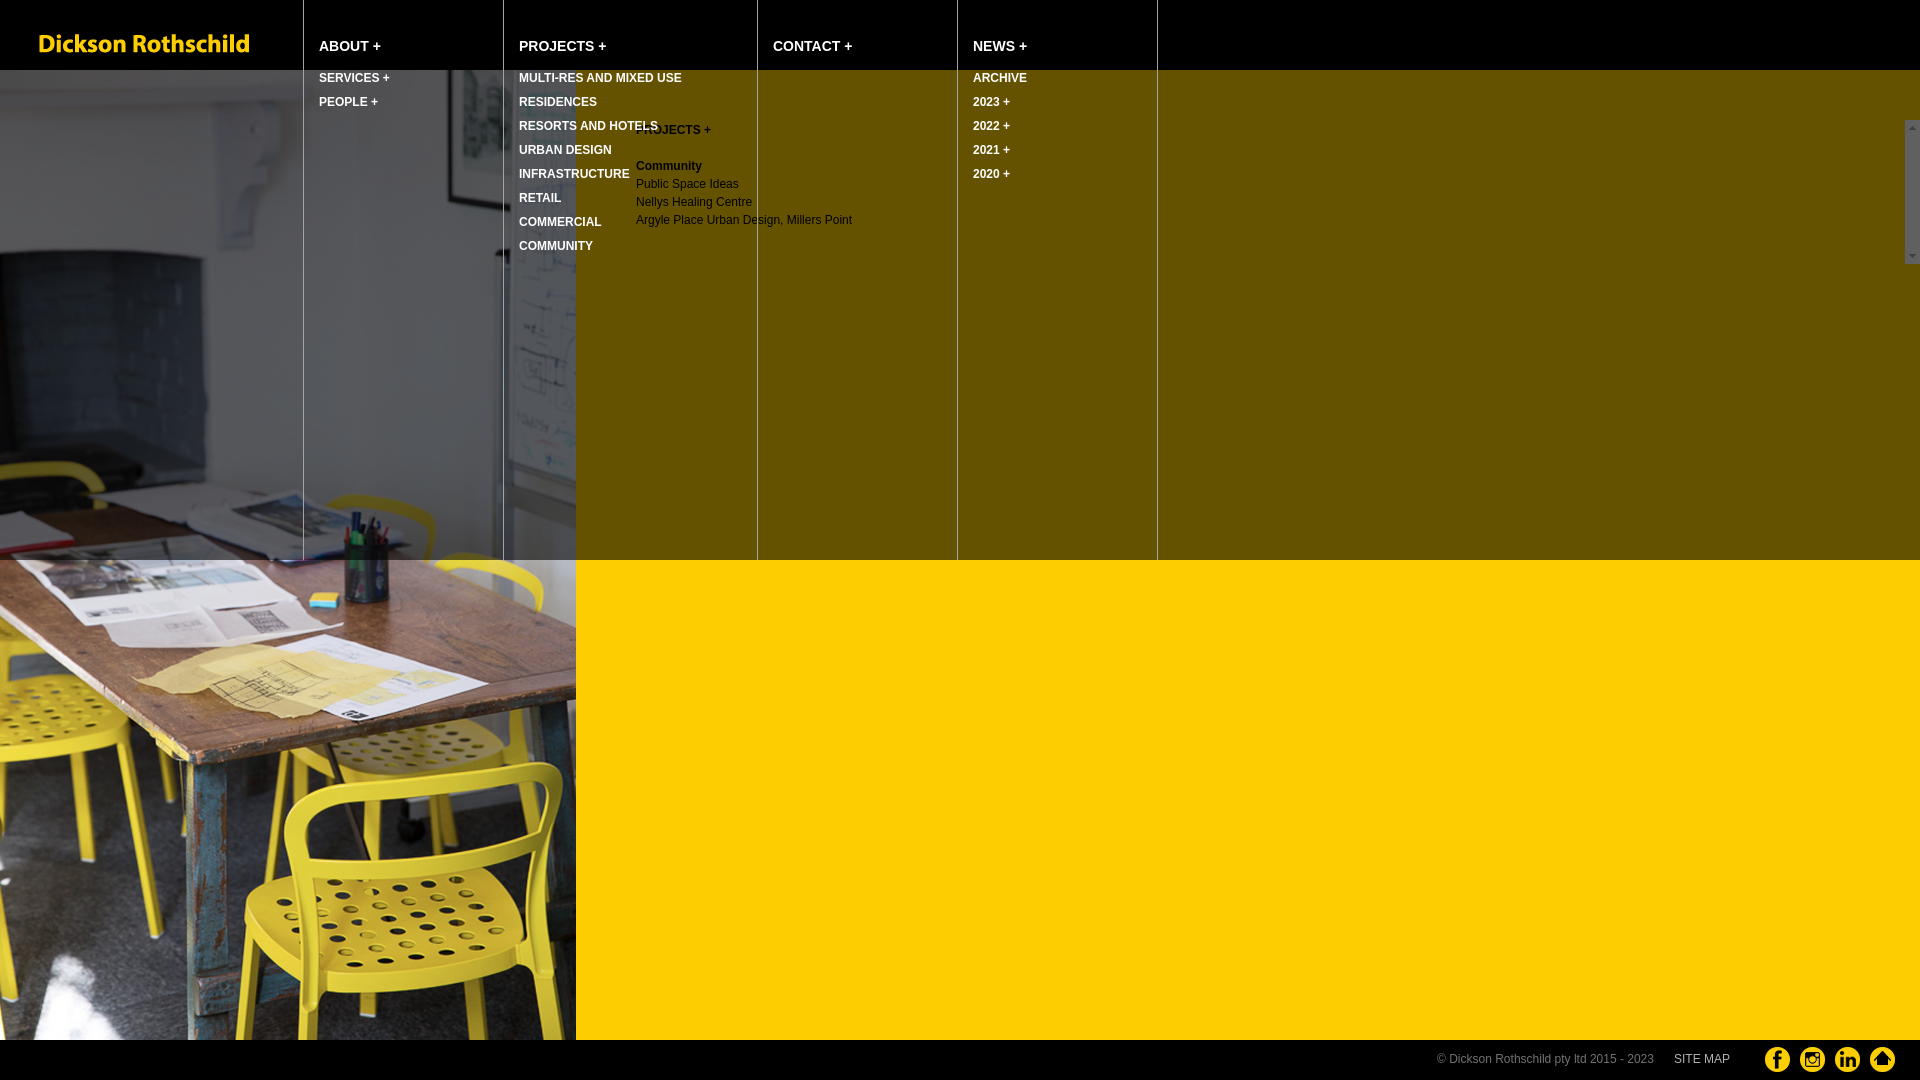 The image size is (1920, 1080). I want to click on 'MULTI-RES AND MIXED USE', so click(504, 76).